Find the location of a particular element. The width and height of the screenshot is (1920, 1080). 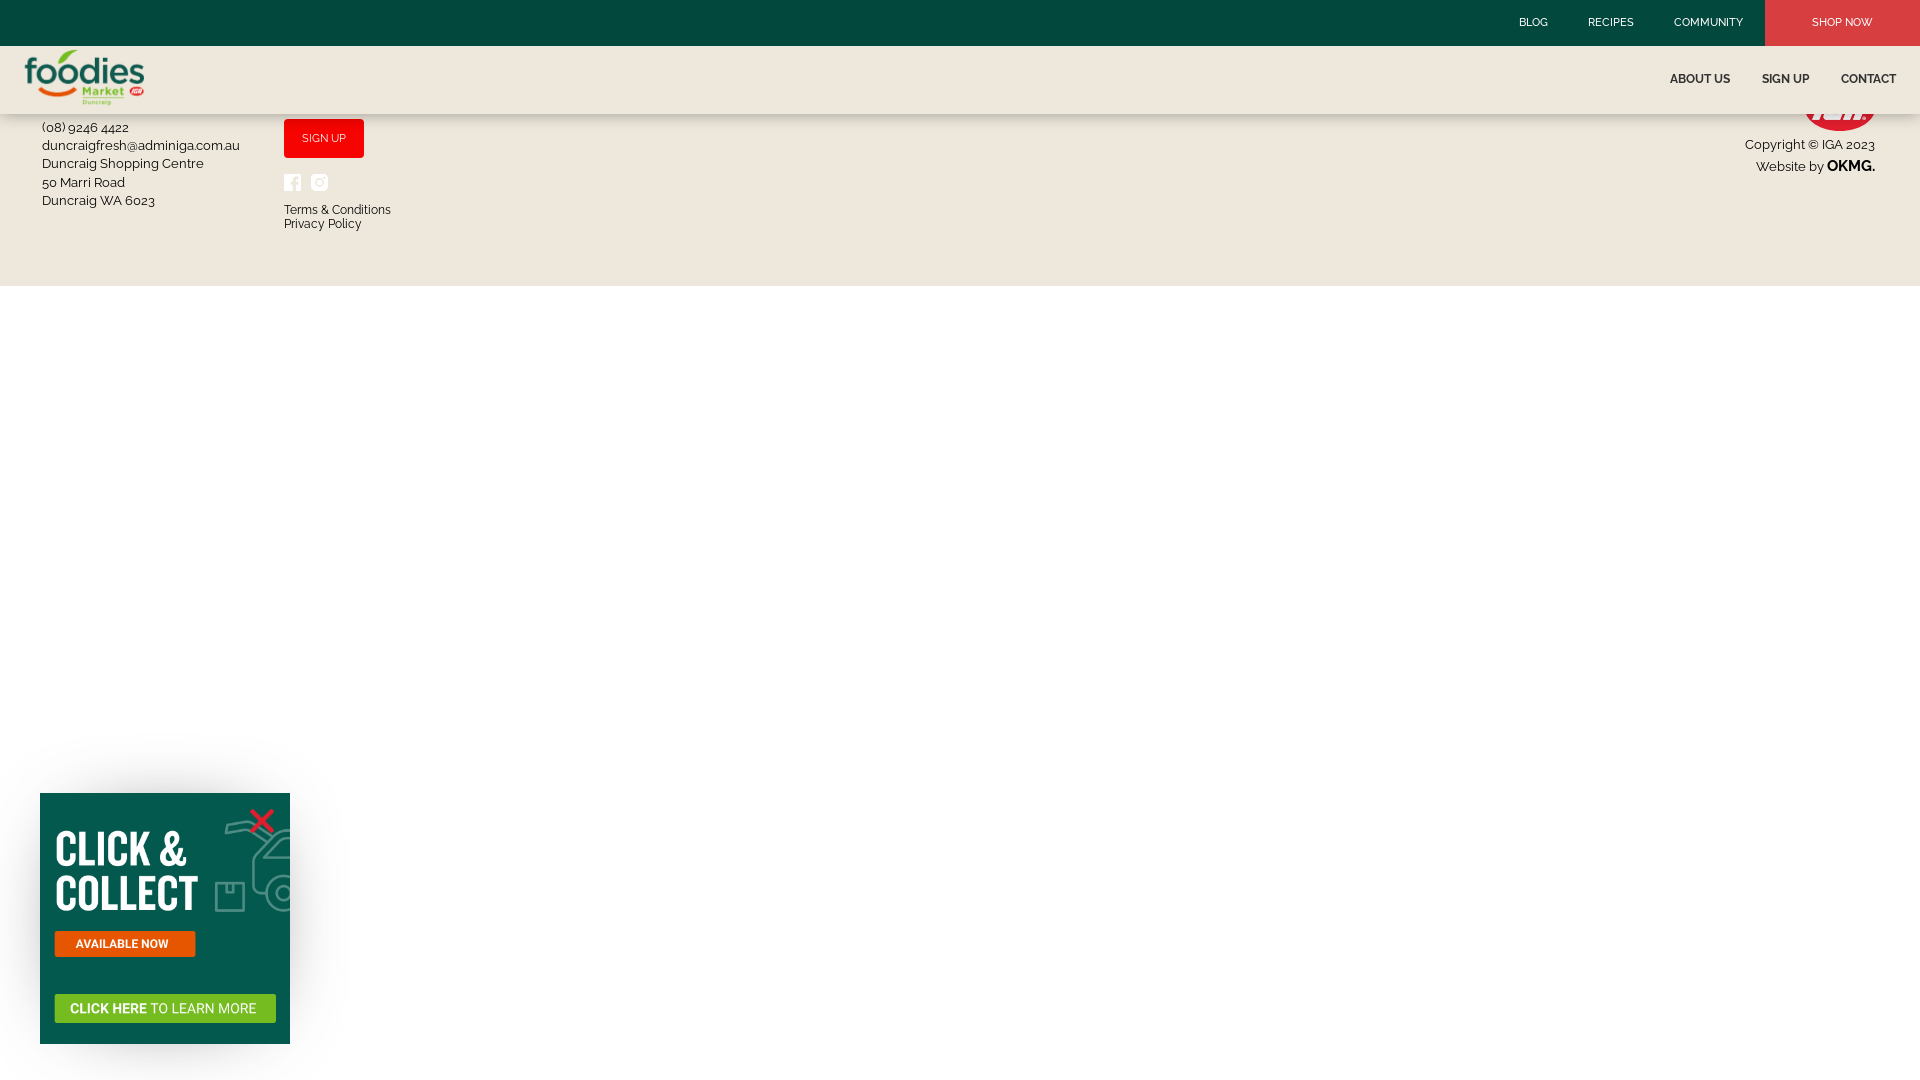

'Privacy Policy' is located at coordinates (322, 223).